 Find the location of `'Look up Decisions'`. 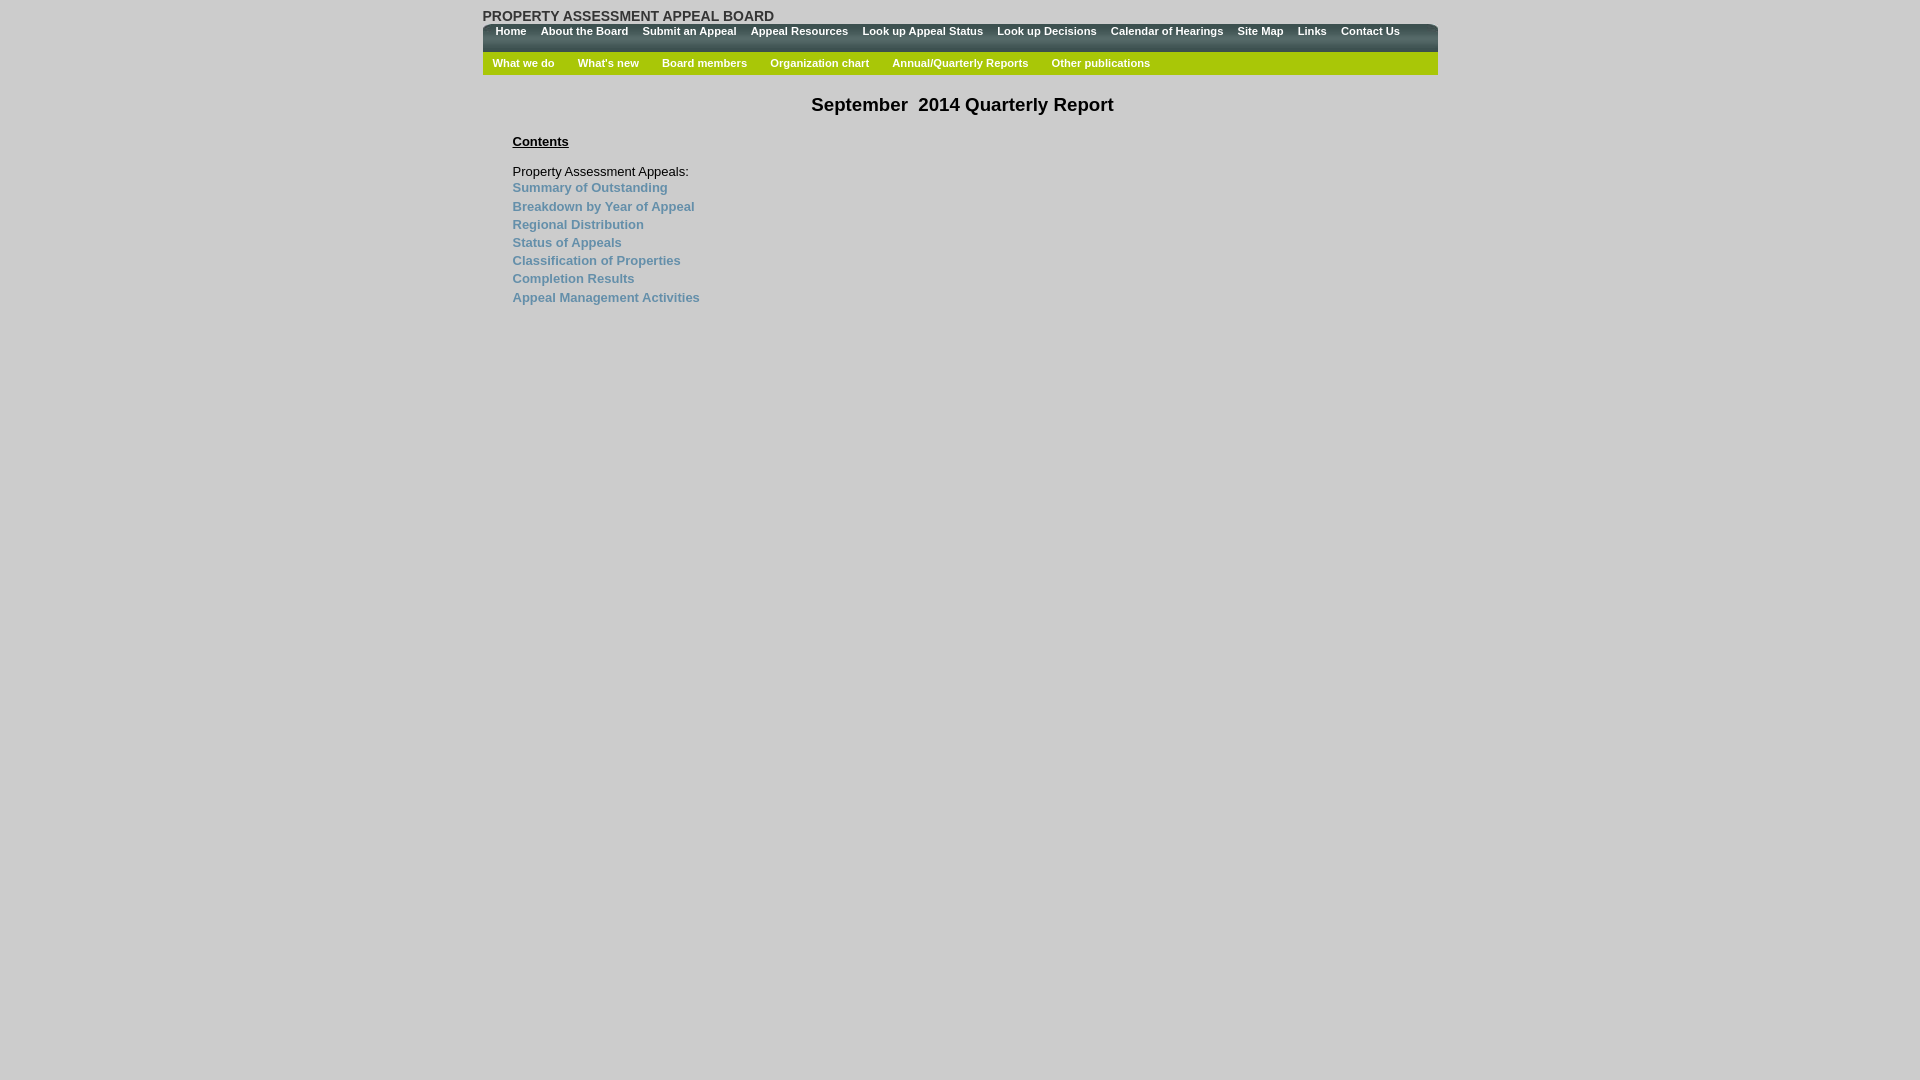

'Look up Decisions' is located at coordinates (1045, 31).